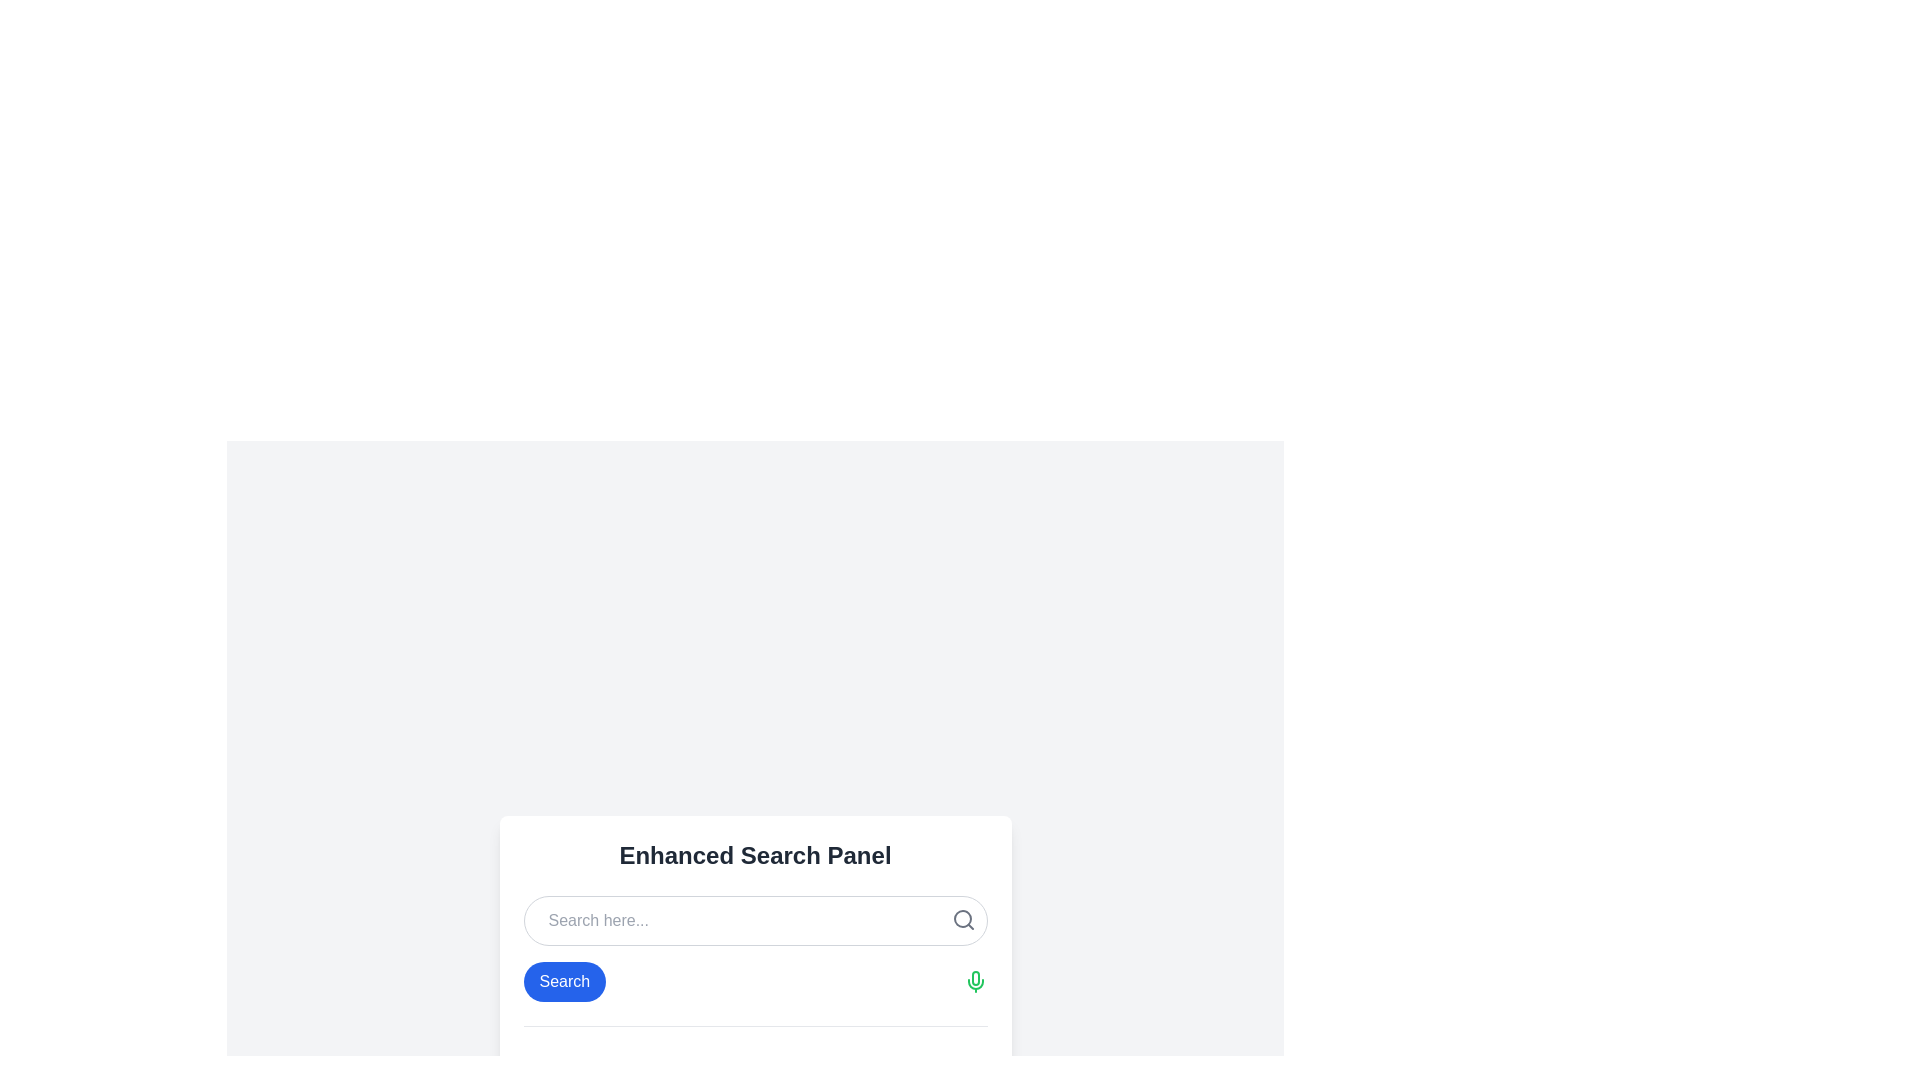 Image resolution: width=1920 pixels, height=1080 pixels. I want to click on the circular light gray magnifying glass icon component located at the center of the search bar at the top of the search panel, so click(962, 918).